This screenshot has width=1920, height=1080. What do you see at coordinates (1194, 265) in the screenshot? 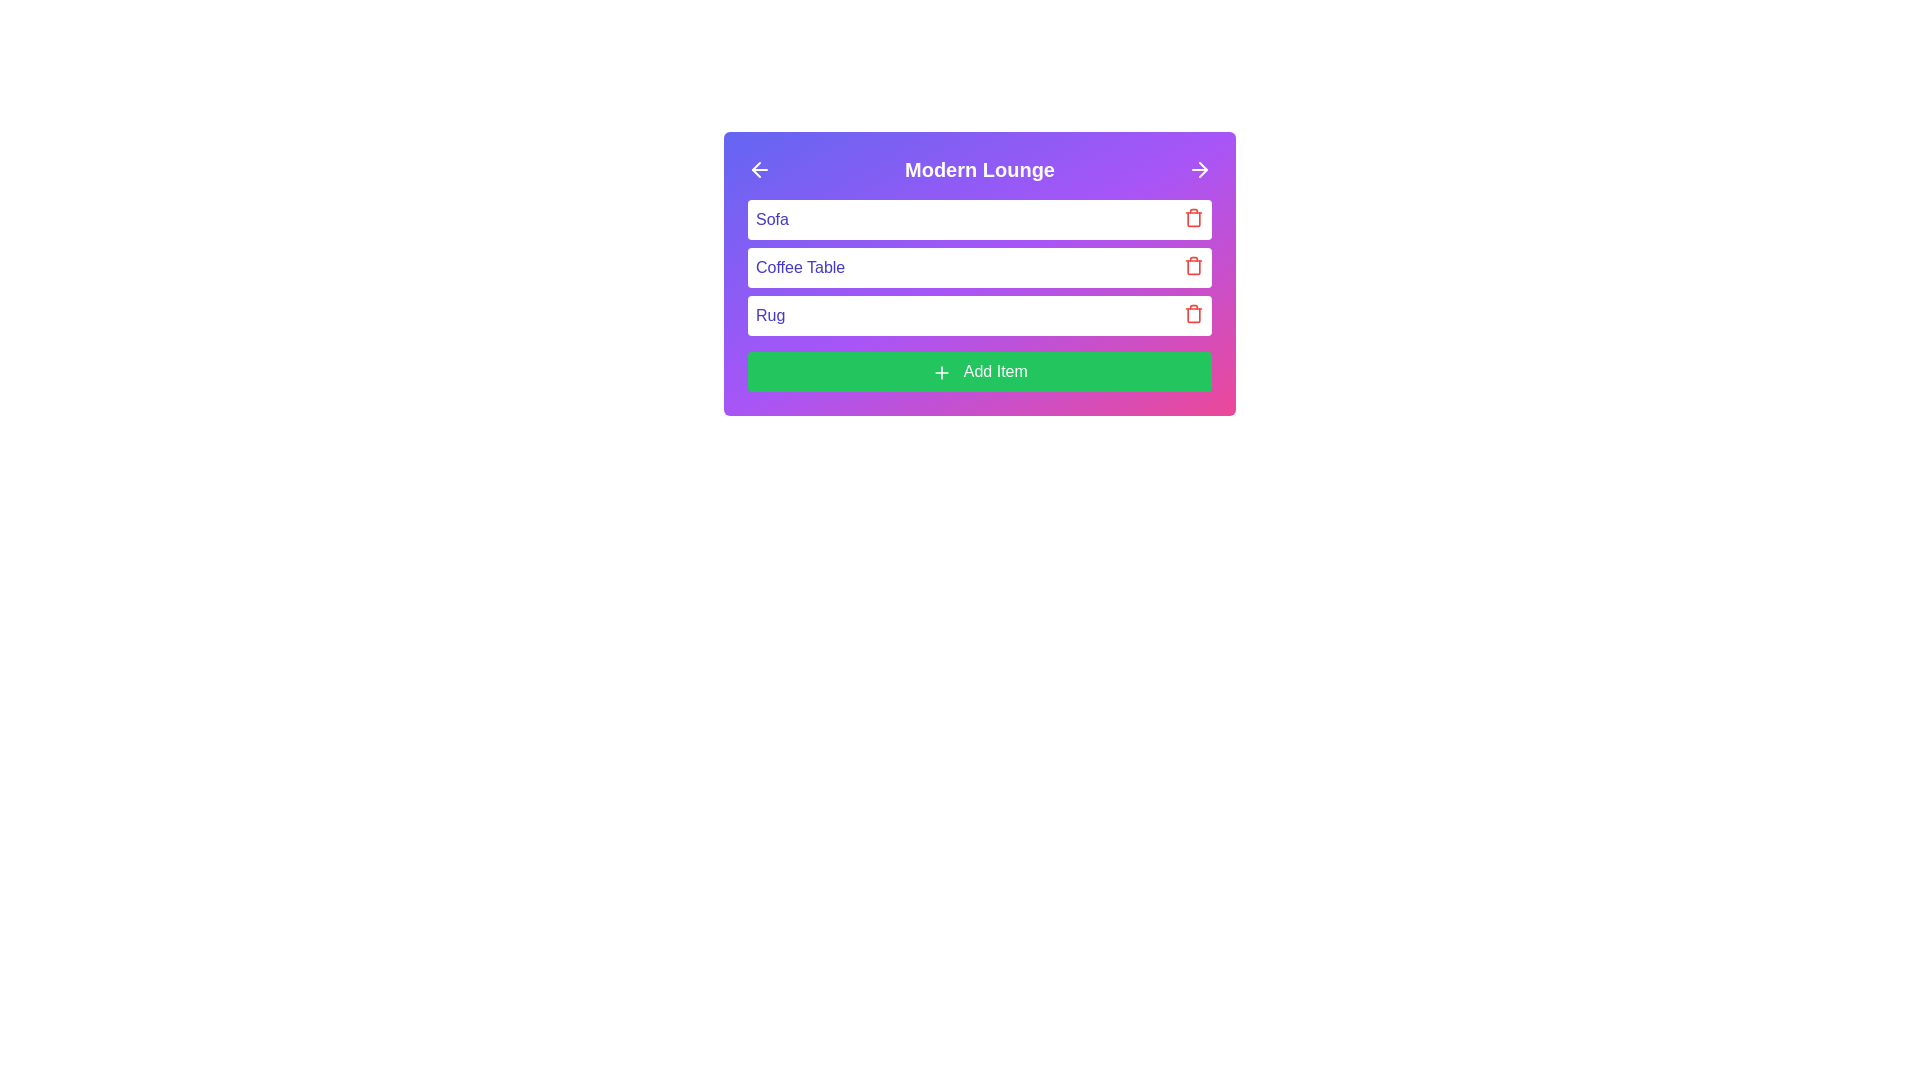
I see `the delete Icon button located to the right of the 'Coffee Table' label in the 'Modern Lounge' section` at bounding box center [1194, 265].